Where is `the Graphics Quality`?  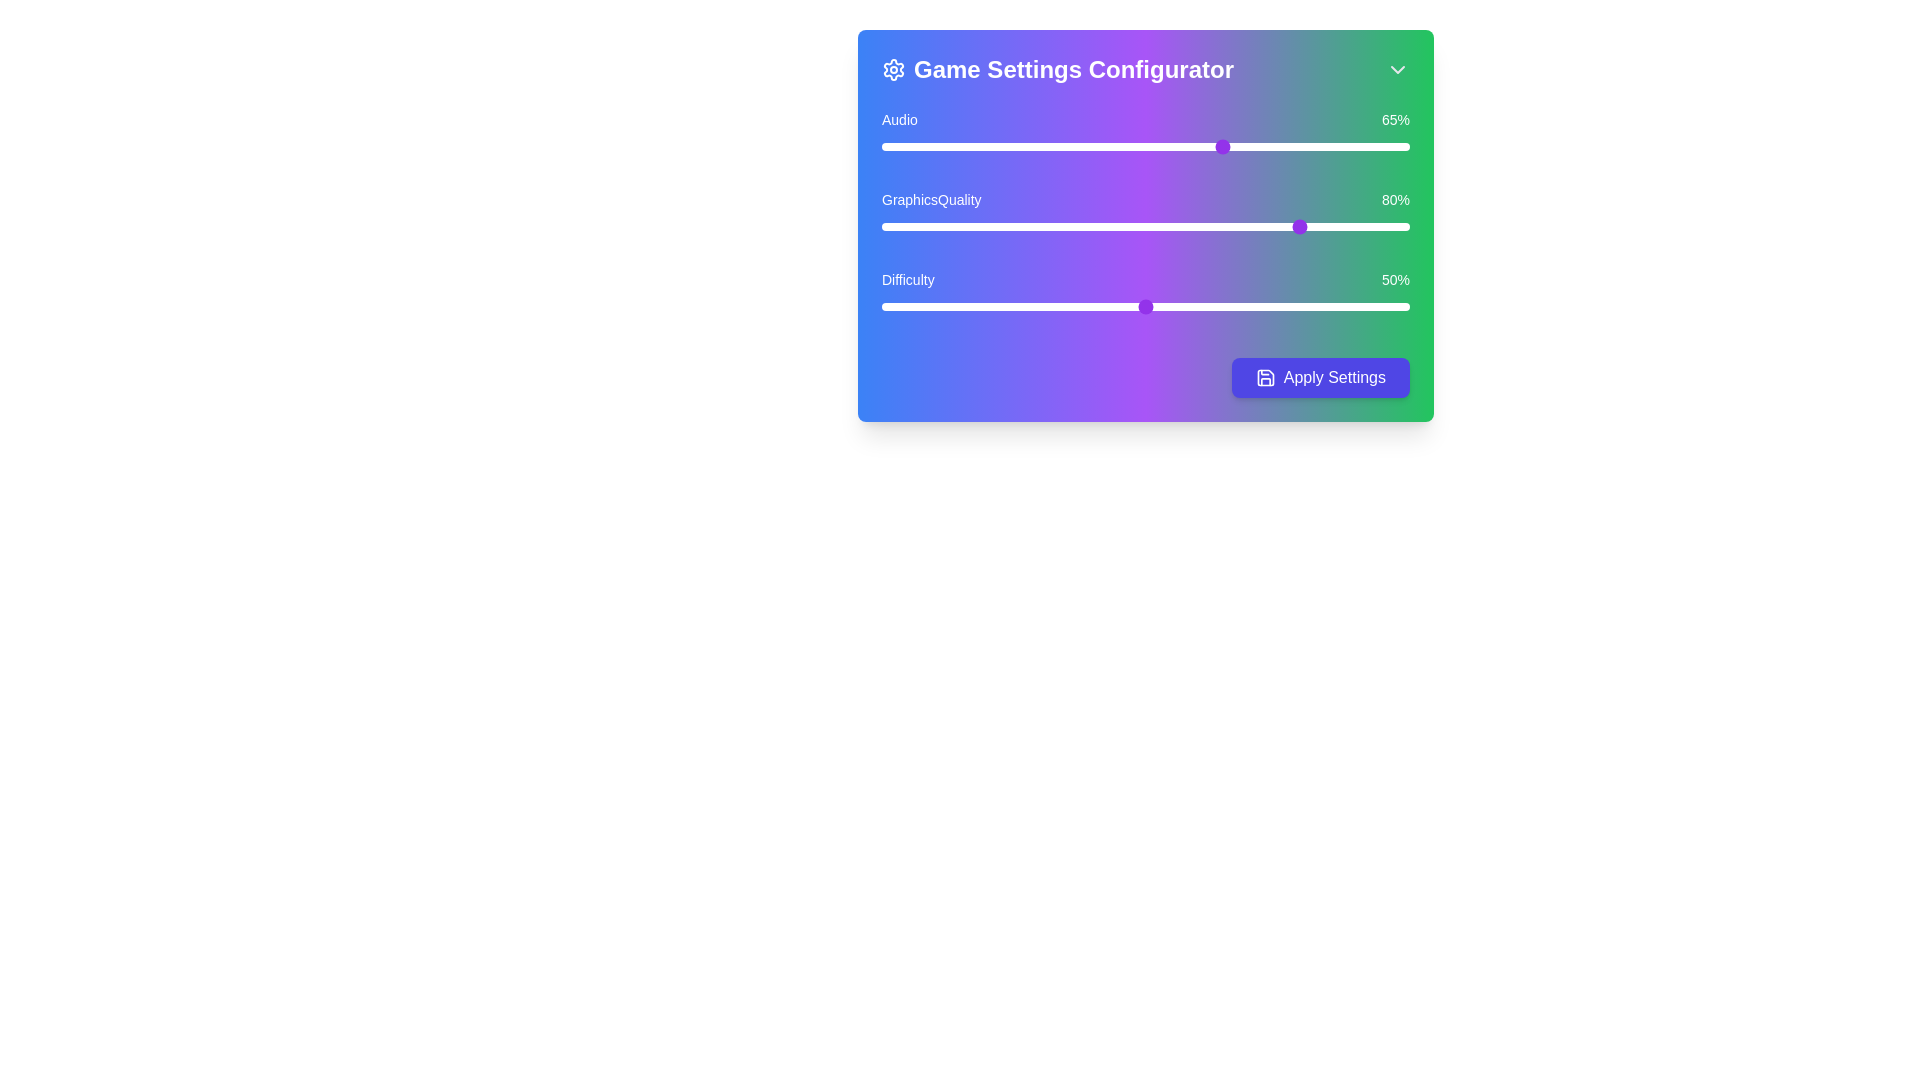 the Graphics Quality is located at coordinates (1403, 226).